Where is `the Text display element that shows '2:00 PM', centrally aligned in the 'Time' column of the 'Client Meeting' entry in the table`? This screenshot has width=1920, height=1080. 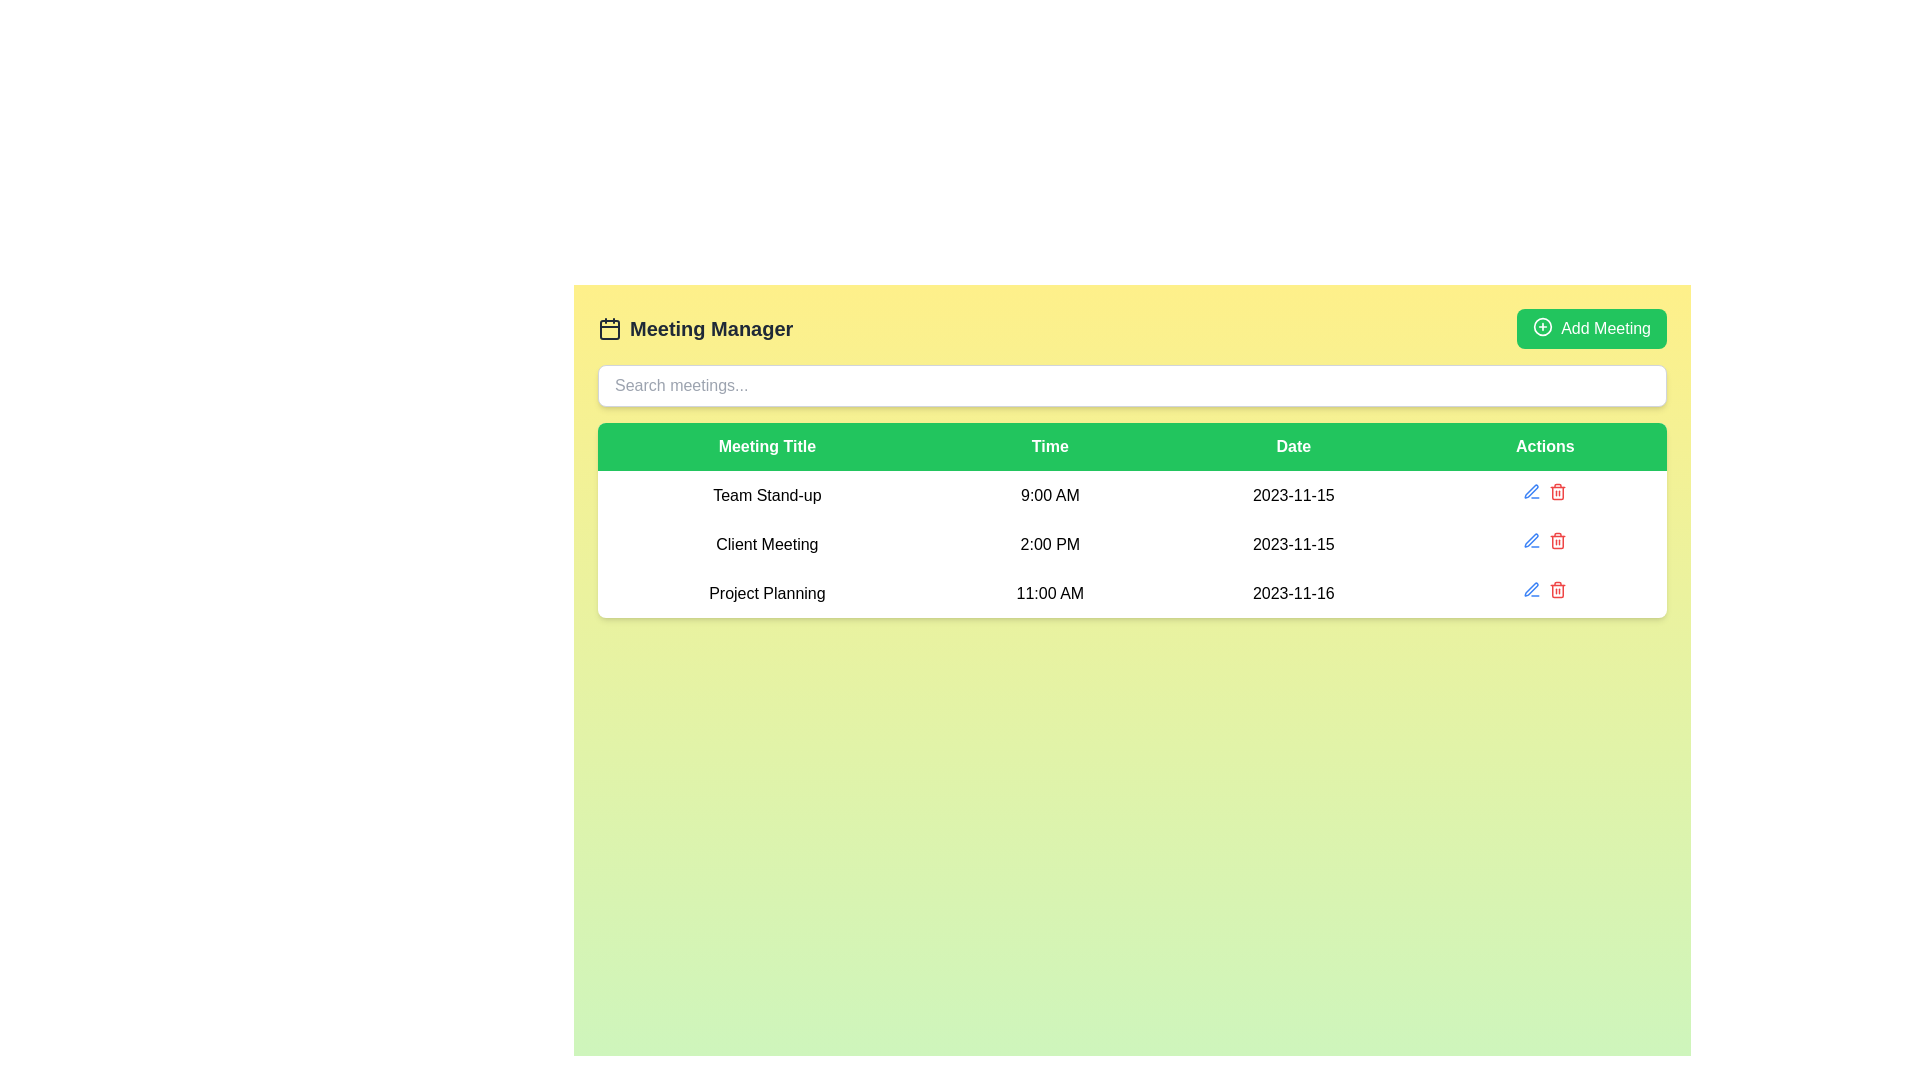 the Text display element that shows '2:00 PM', centrally aligned in the 'Time' column of the 'Client Meeting' entry in the table is located at coordinates (1049, 544).